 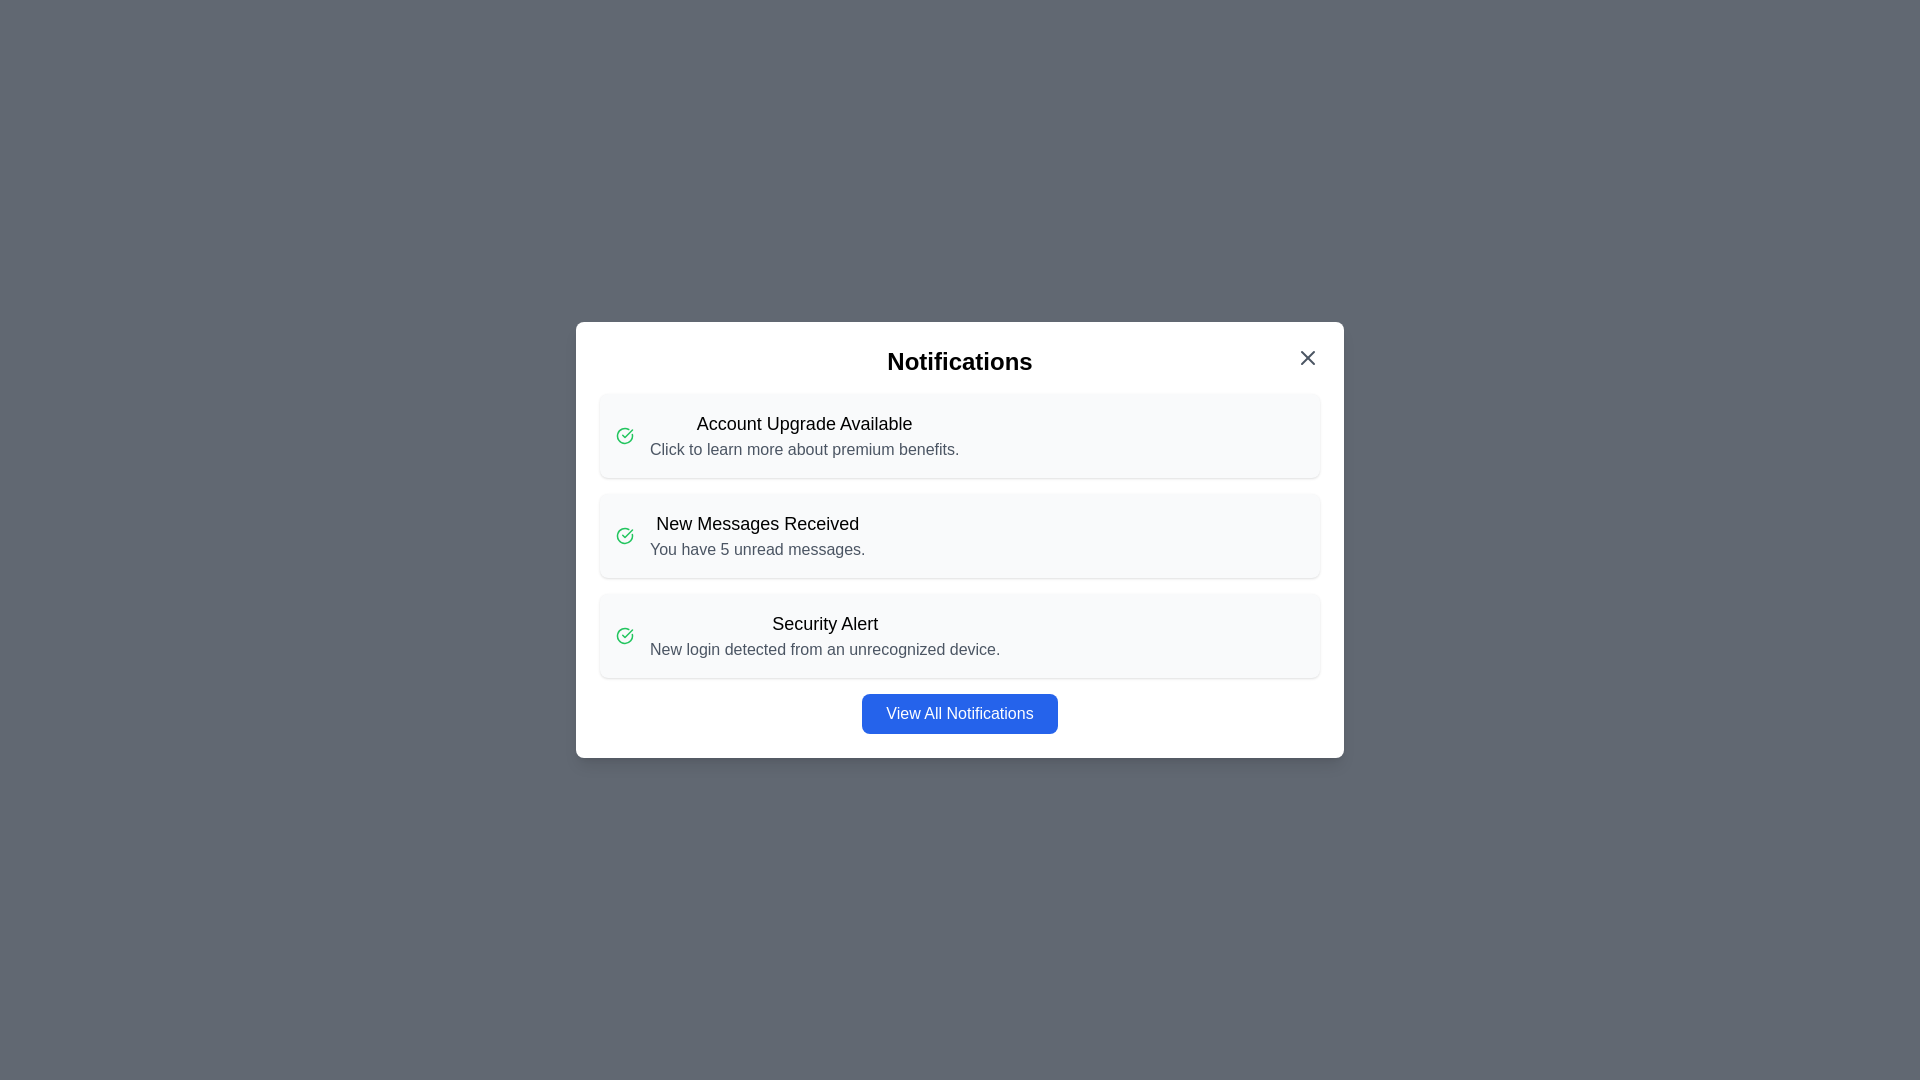 What do you see at coordinates (756, 535) in the screenshot?
I see `text from the notification message block displaying 'New Messages Received' and 'You have 5 unread messages.'` at bounding box center [756, 535].